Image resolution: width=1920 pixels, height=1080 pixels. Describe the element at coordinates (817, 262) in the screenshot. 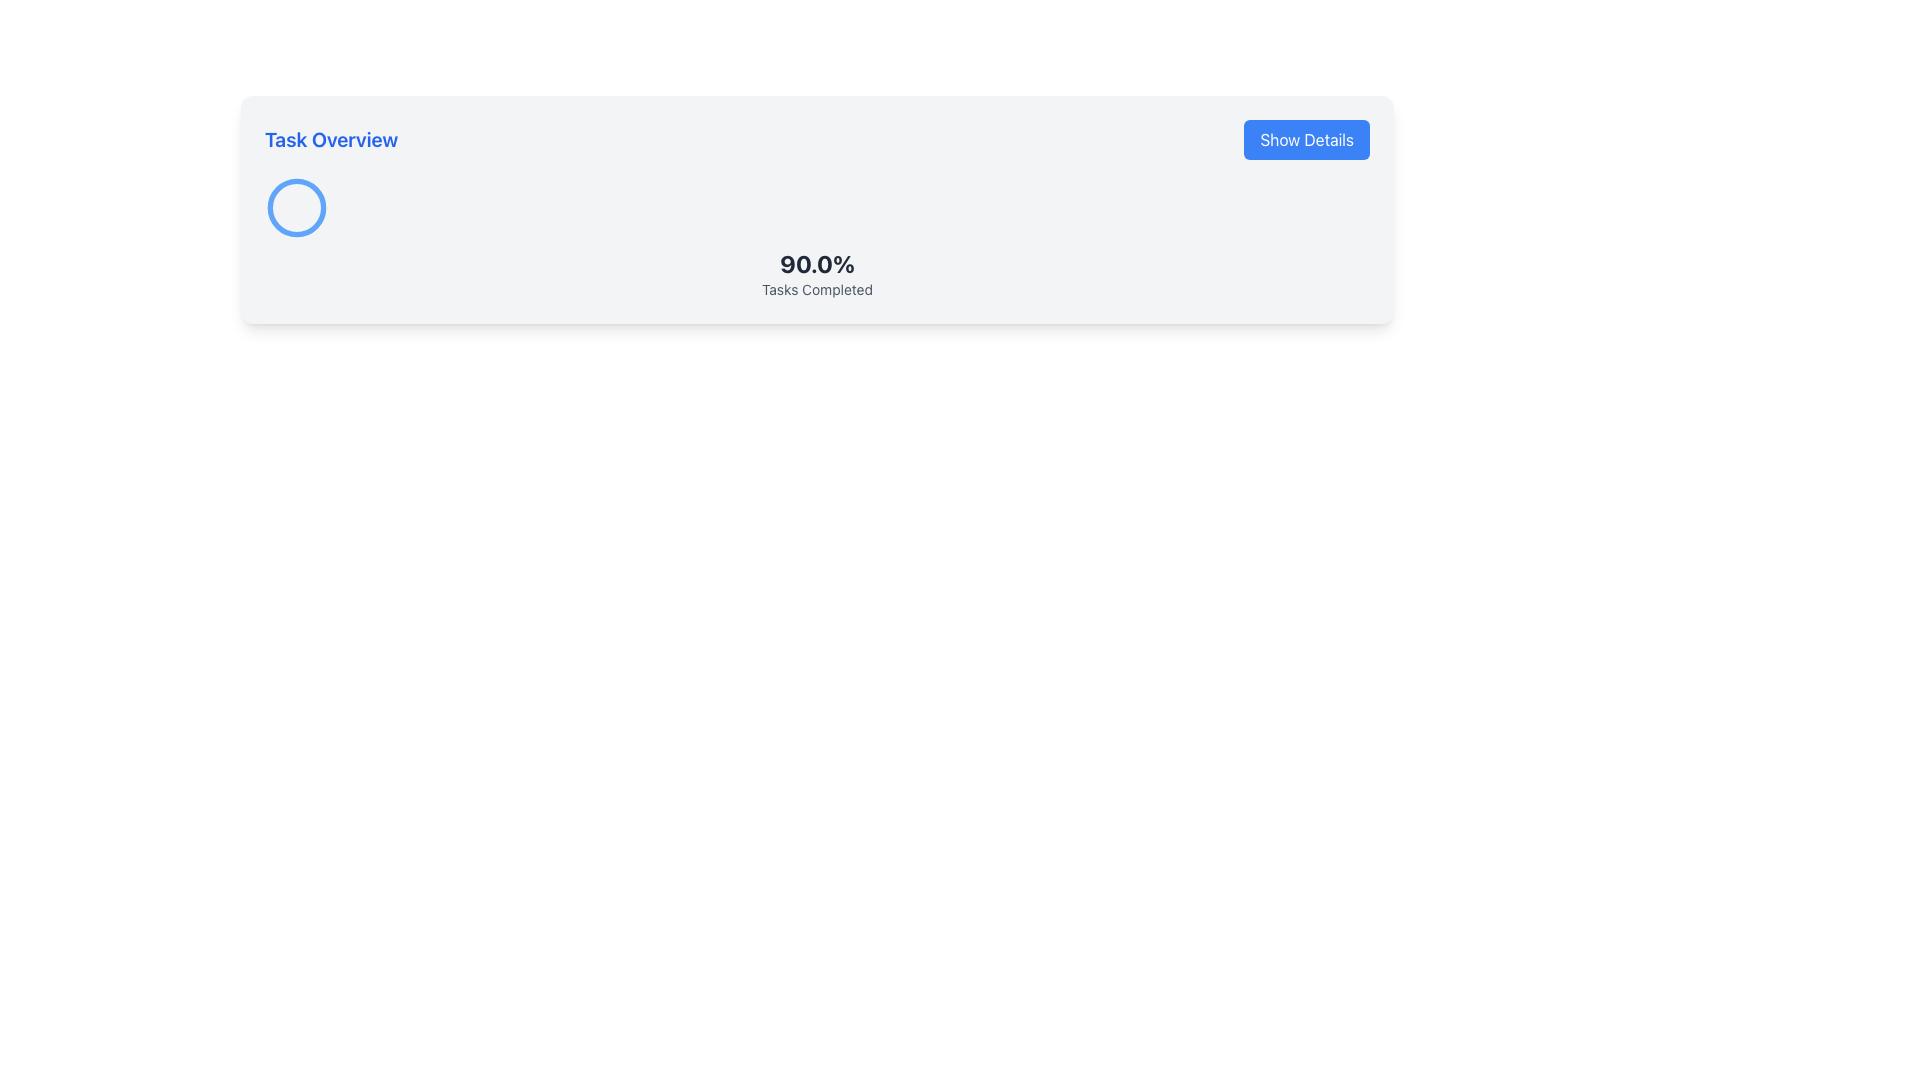

I see `the Text Display that shows the percentage of tasks completed, located between the blue circular icon and the 'Tasks Completed' text` at that location.